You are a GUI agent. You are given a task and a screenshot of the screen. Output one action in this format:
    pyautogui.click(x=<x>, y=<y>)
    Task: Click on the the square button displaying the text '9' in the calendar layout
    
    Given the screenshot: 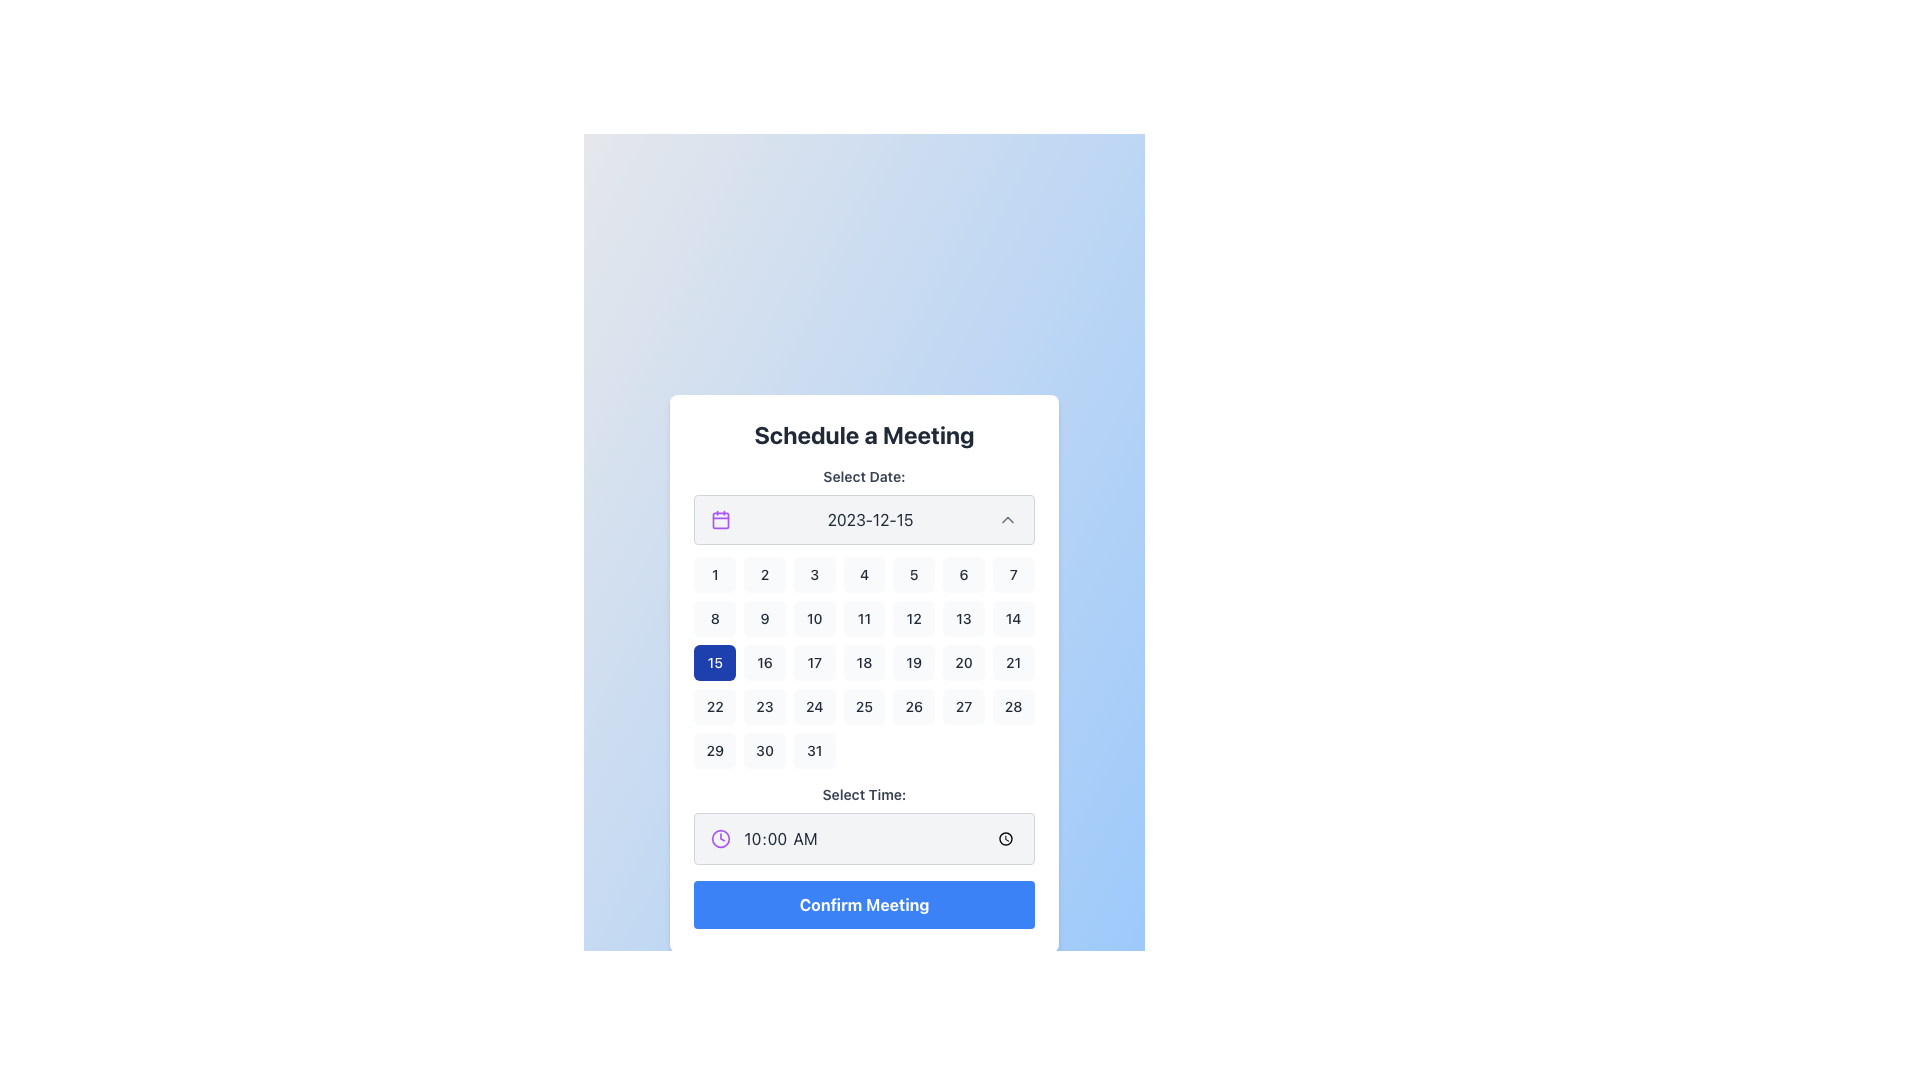 What is the action you would take?
    pyautogui.click(x=763, y=617)
    